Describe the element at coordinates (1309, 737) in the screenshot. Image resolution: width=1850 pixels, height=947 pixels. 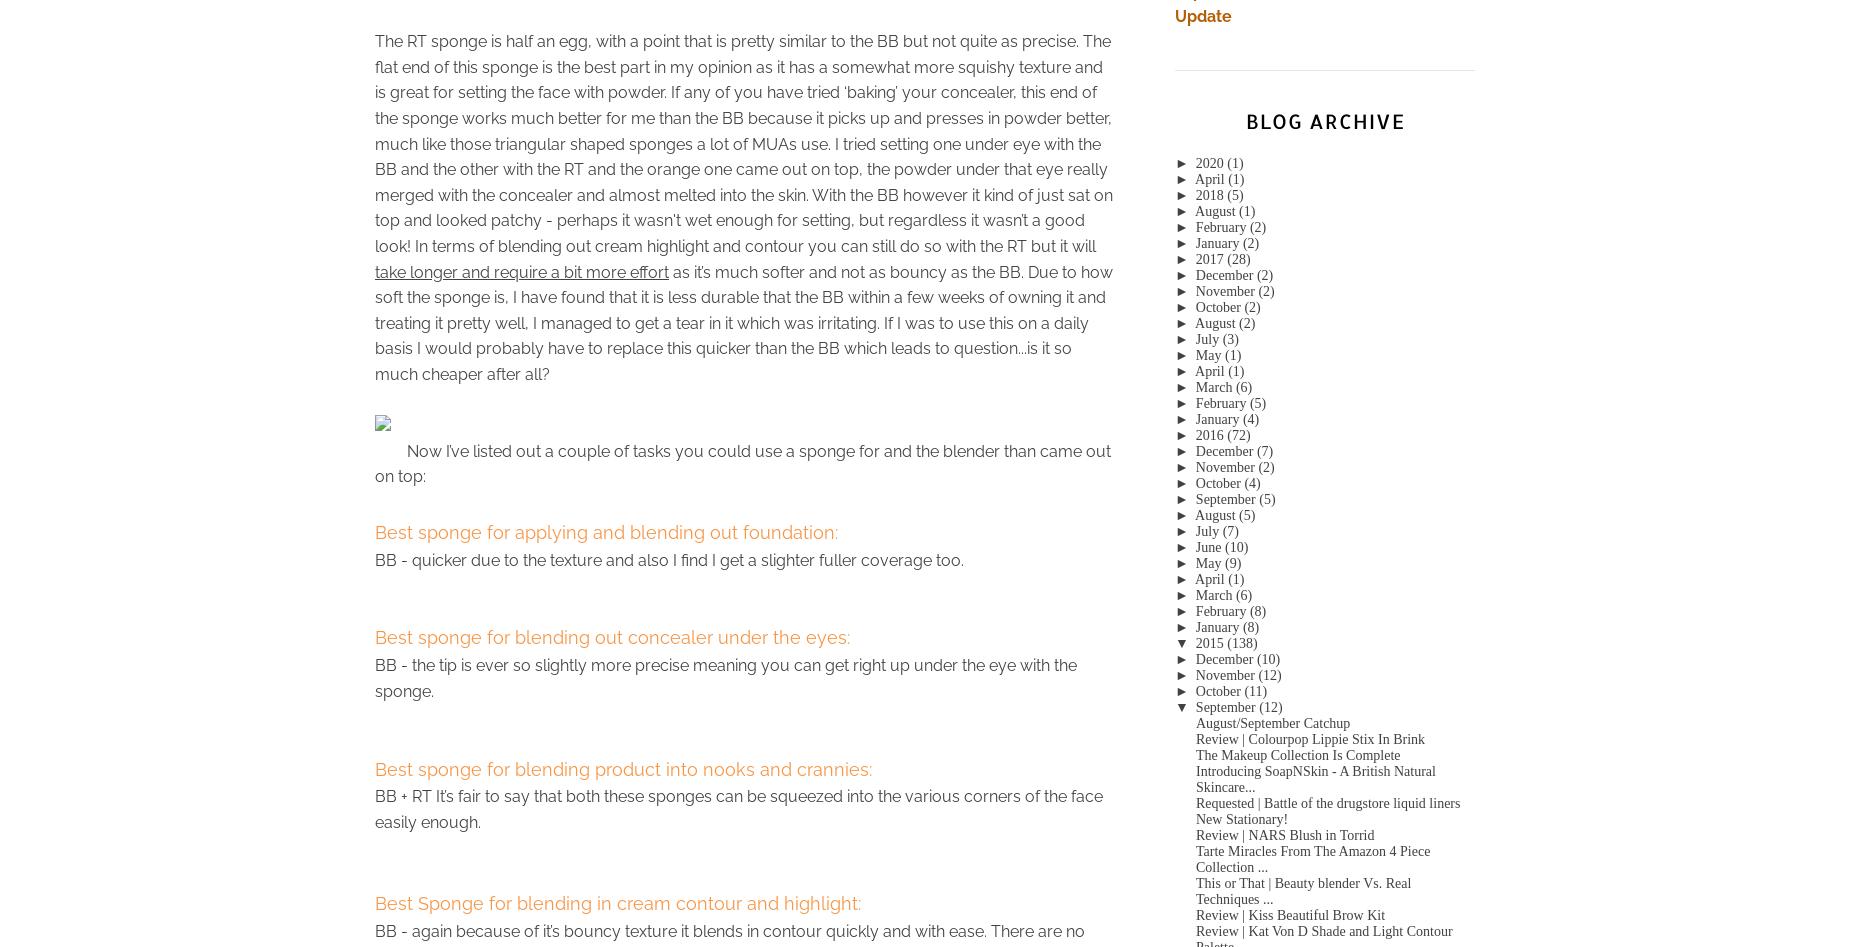
I see `'Review | Colourpop Lippie Stix In Brink'` at that location.